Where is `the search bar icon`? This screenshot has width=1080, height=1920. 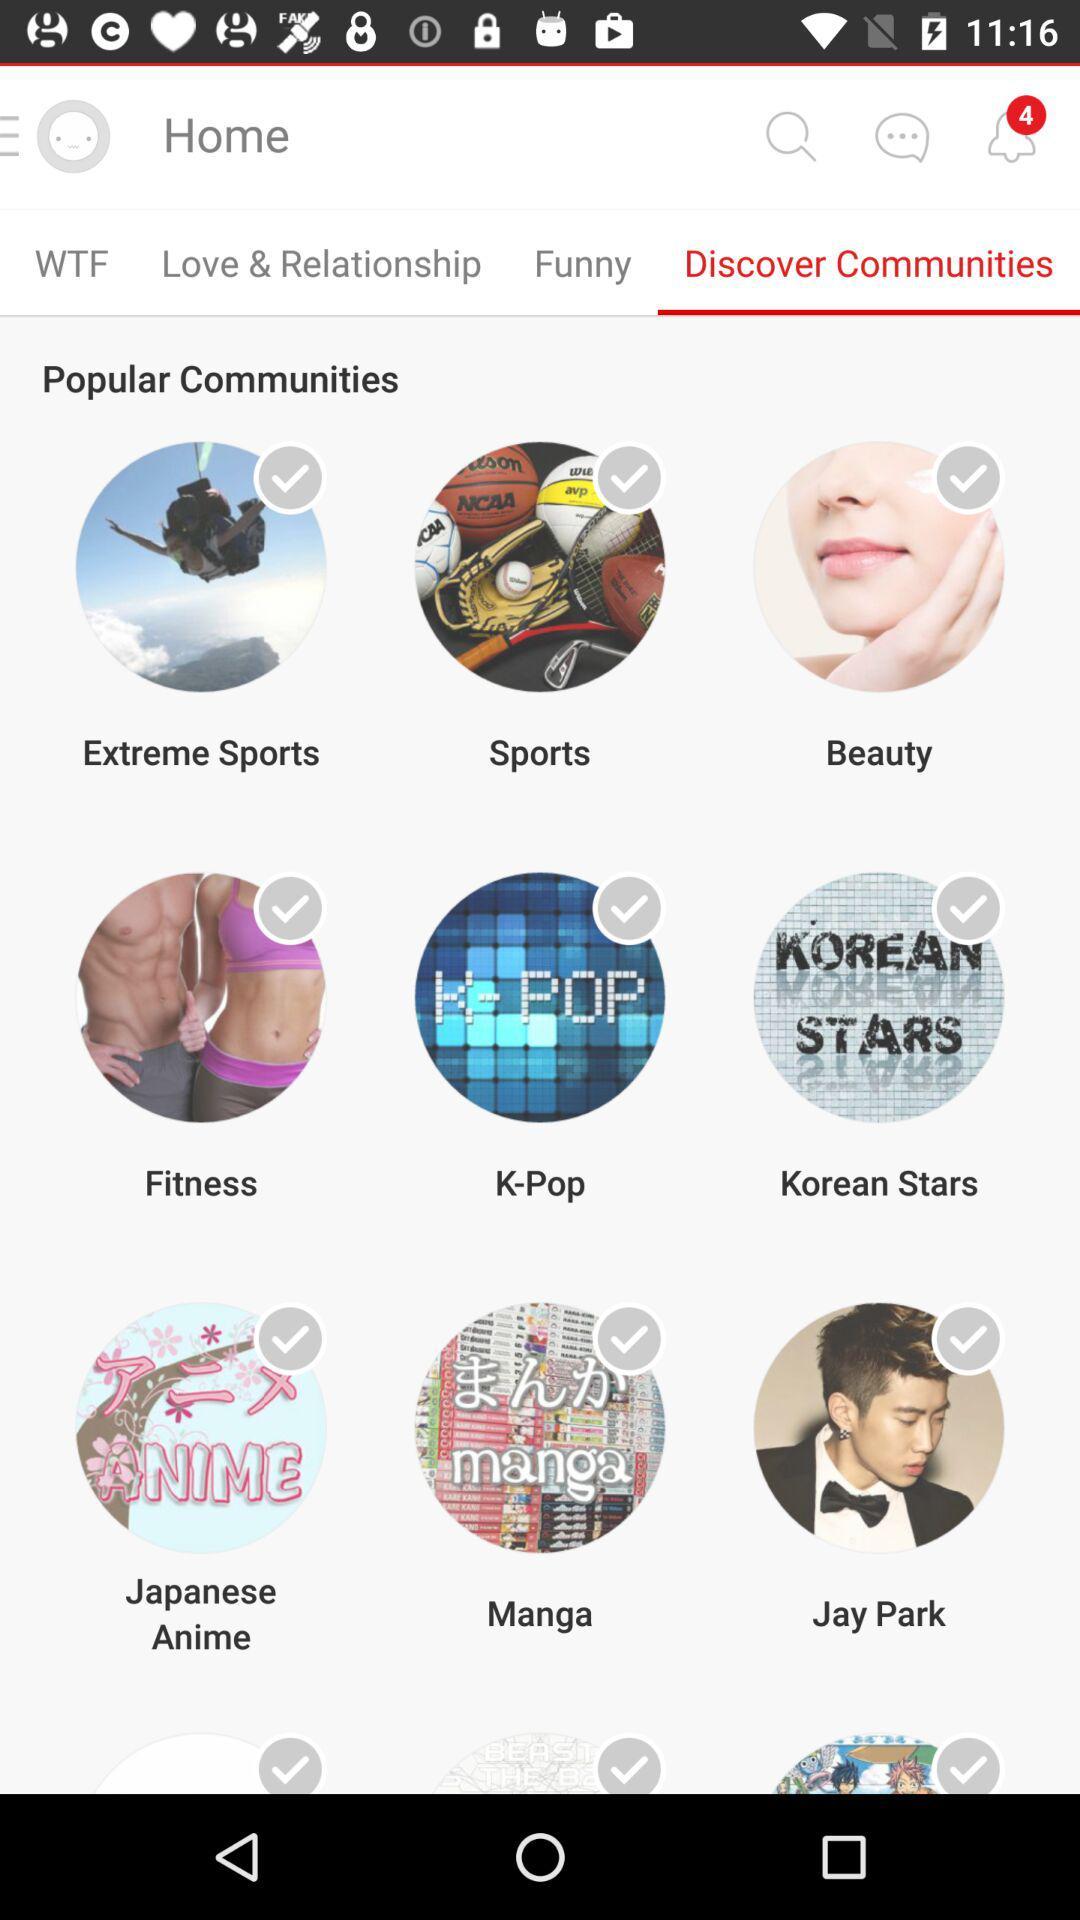
the search bar icon is located at coordinates (789, 134).